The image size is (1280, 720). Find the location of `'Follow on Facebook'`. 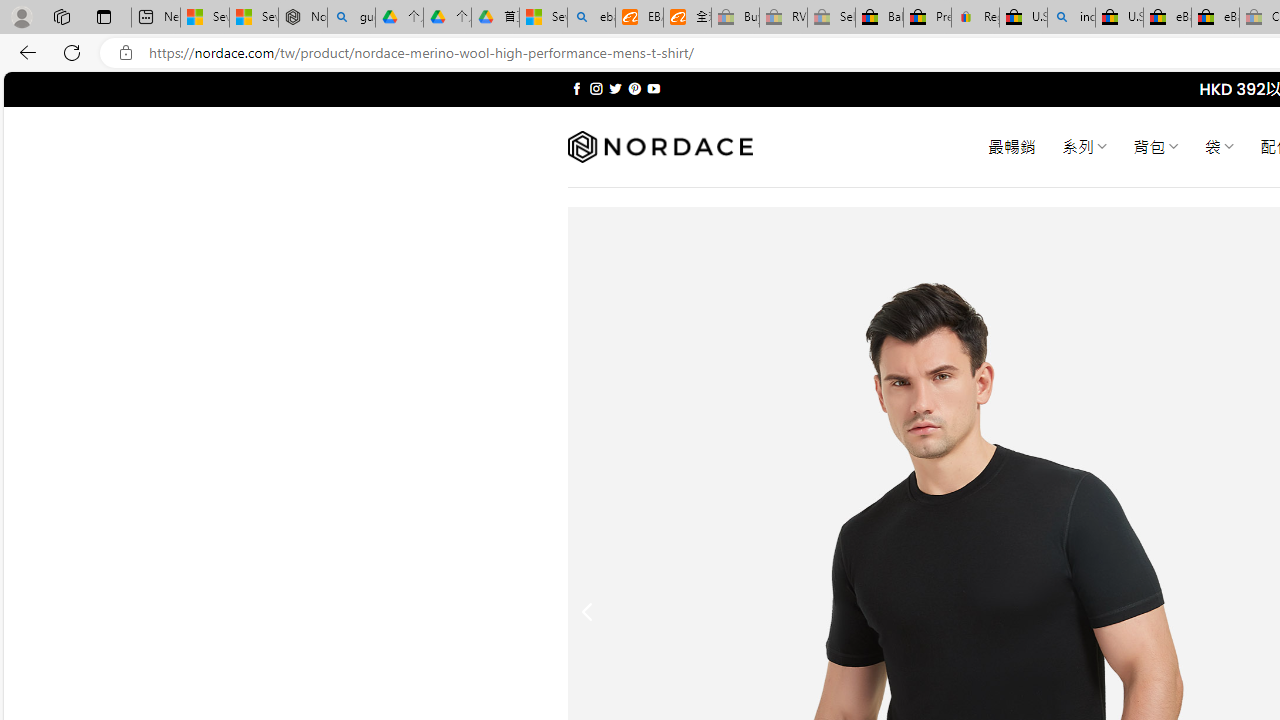

'Follow on Facebook' is located at coordinates (576, 88).